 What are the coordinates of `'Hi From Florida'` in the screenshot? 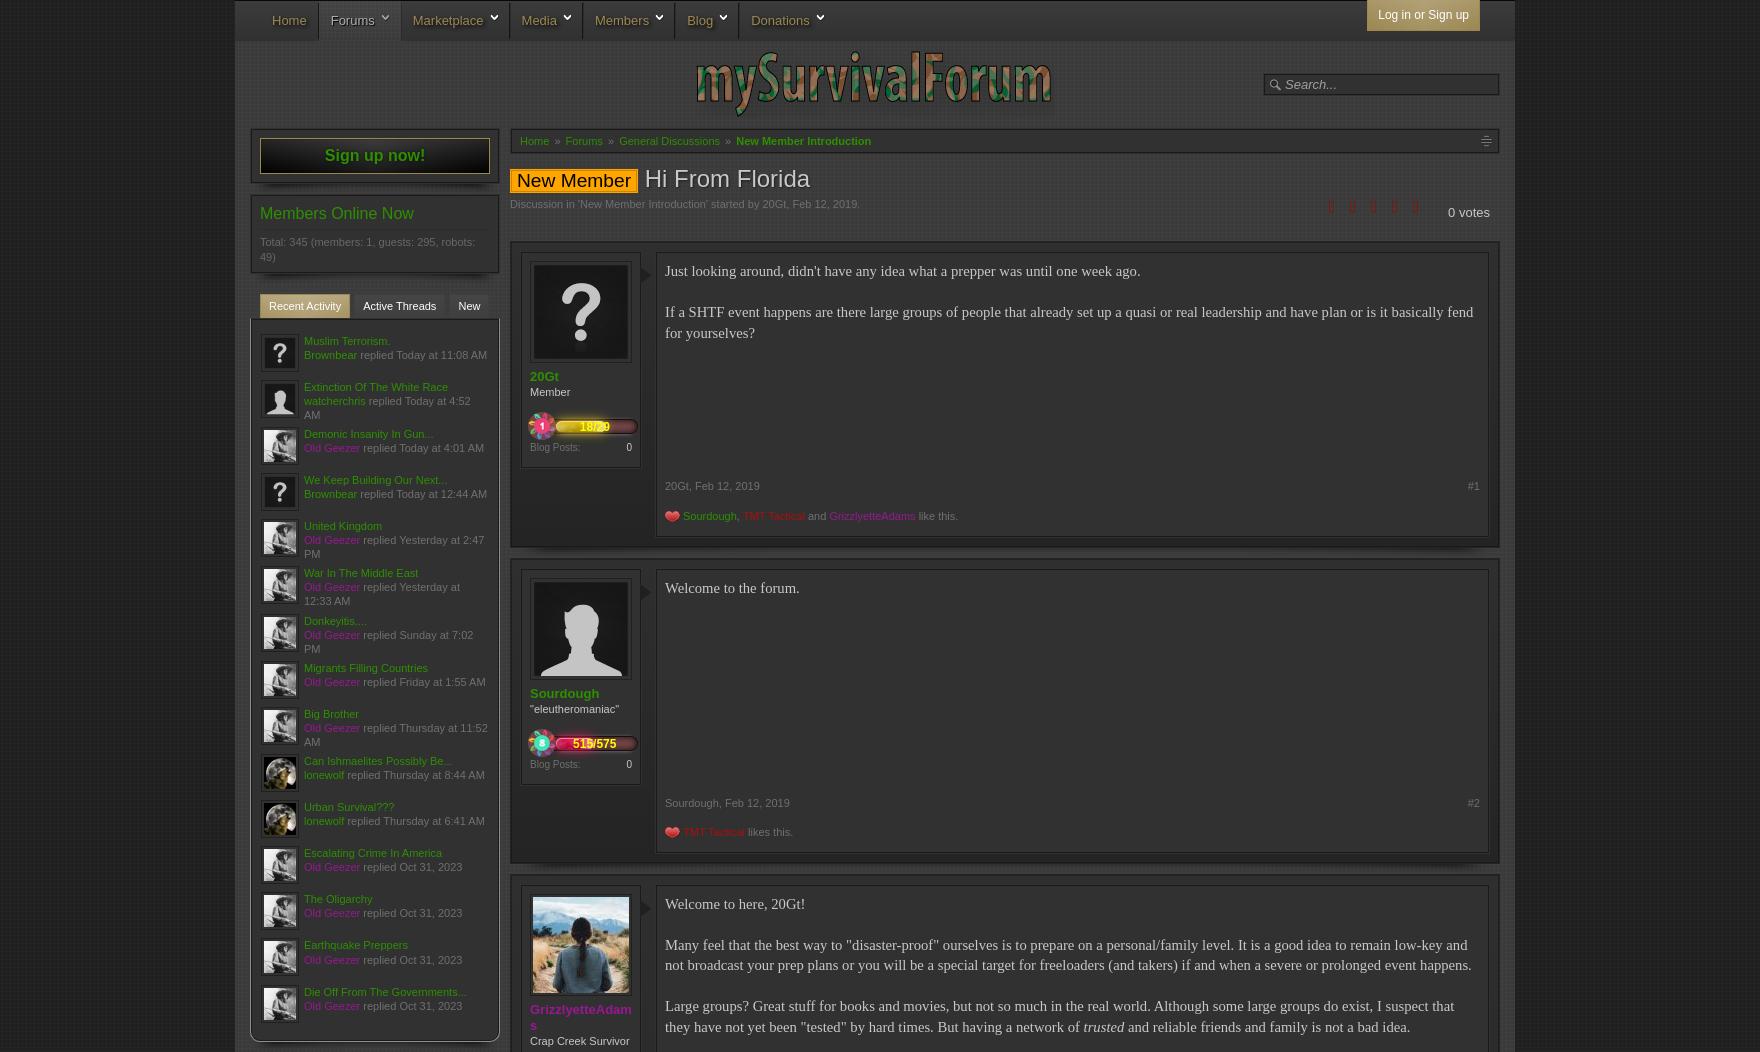 It's located at (723, 178).